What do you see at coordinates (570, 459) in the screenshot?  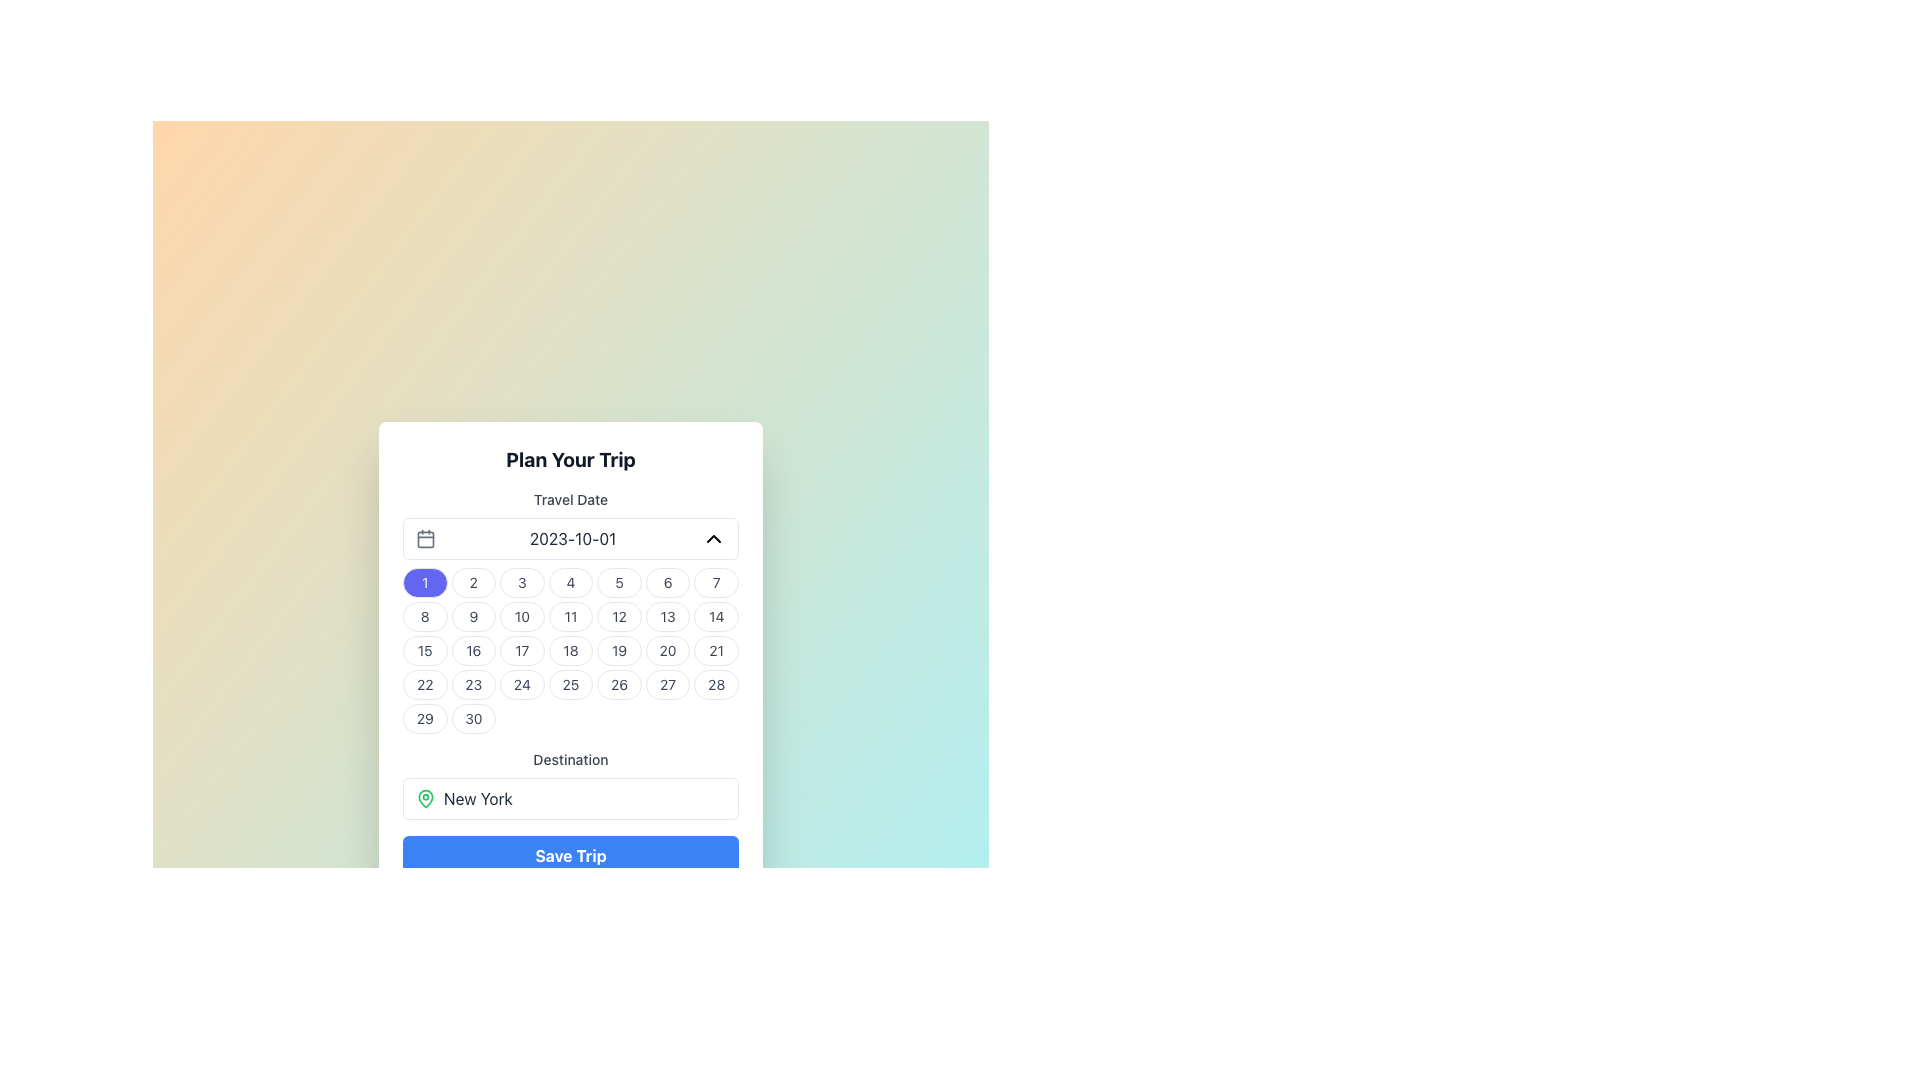 I see `bold header text 'Plan Your Trip' located at the top of the trip planning interface` at bounding box center [570, 459].